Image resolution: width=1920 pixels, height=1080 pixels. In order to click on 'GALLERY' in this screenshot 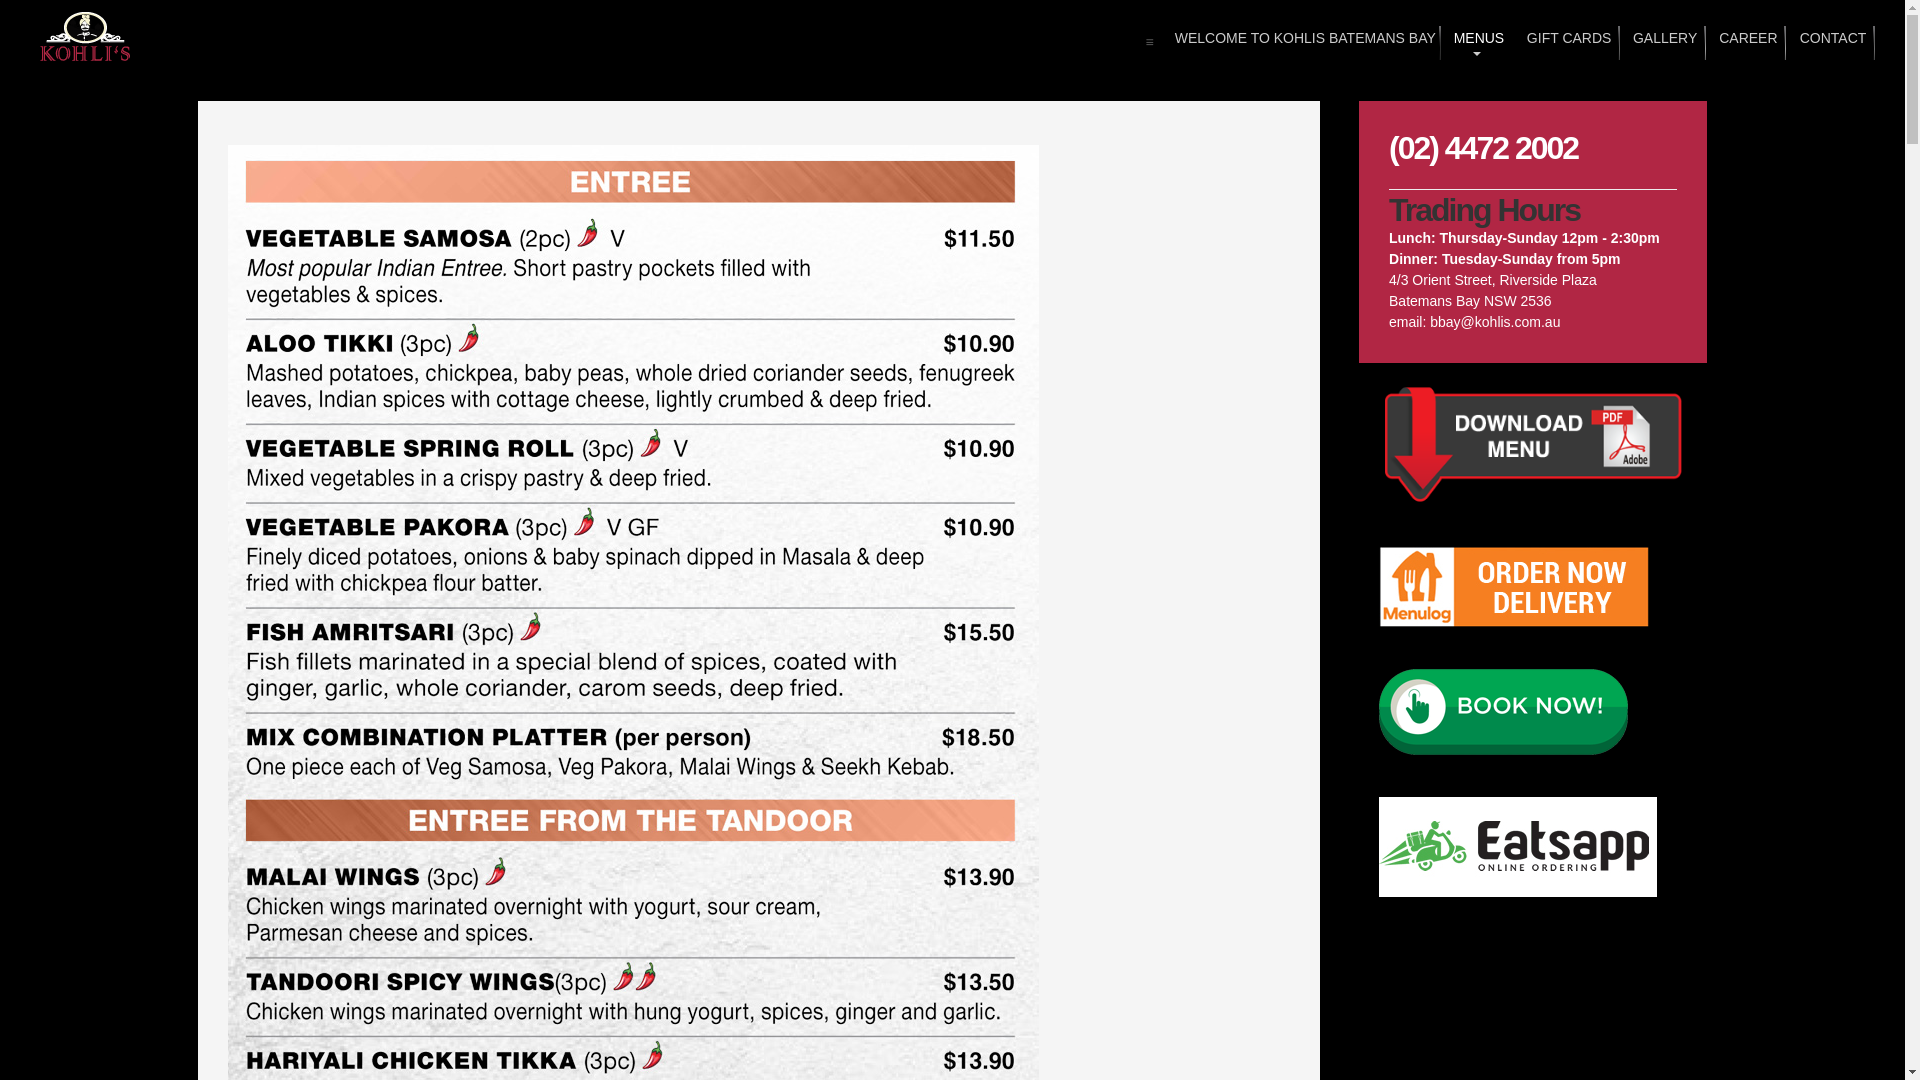, I will do `click(1662, 42)`.